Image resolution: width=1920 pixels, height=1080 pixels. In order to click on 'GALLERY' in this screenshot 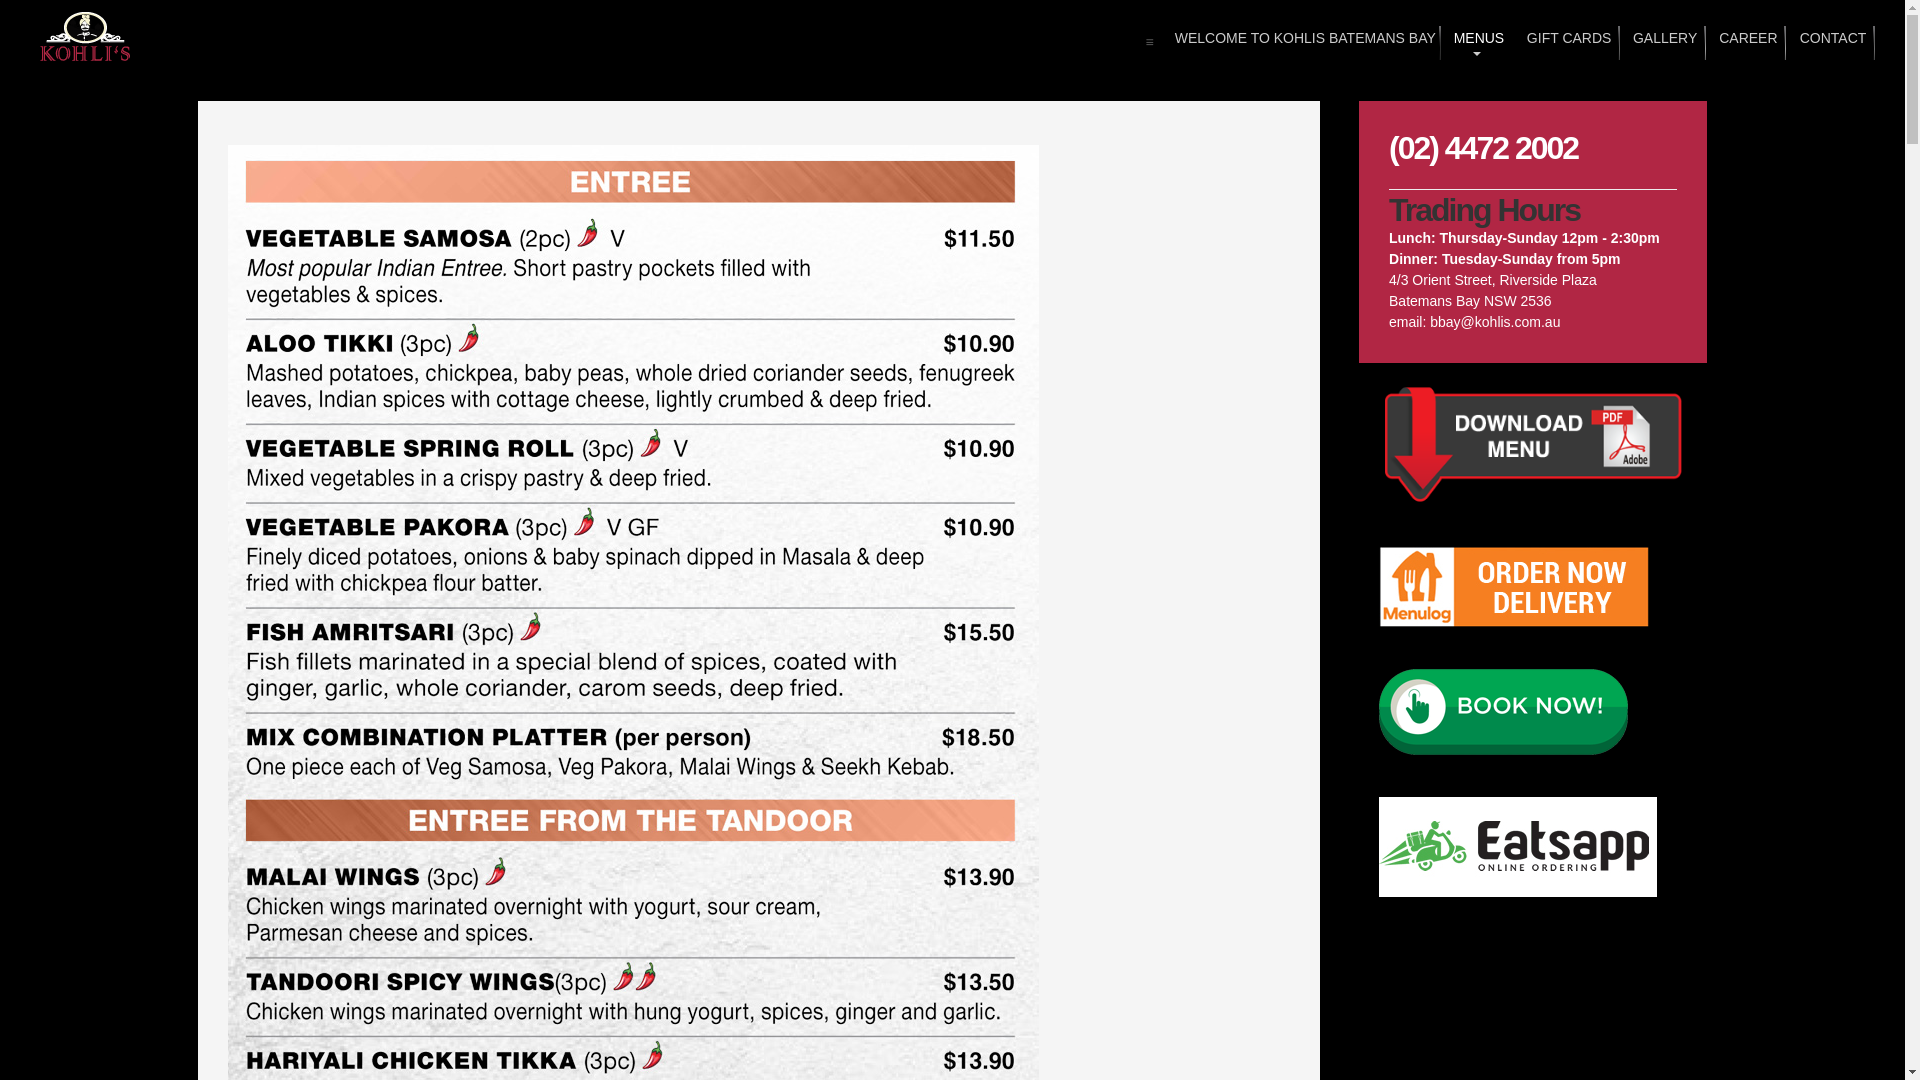, I will do `click(1662, 42)`.